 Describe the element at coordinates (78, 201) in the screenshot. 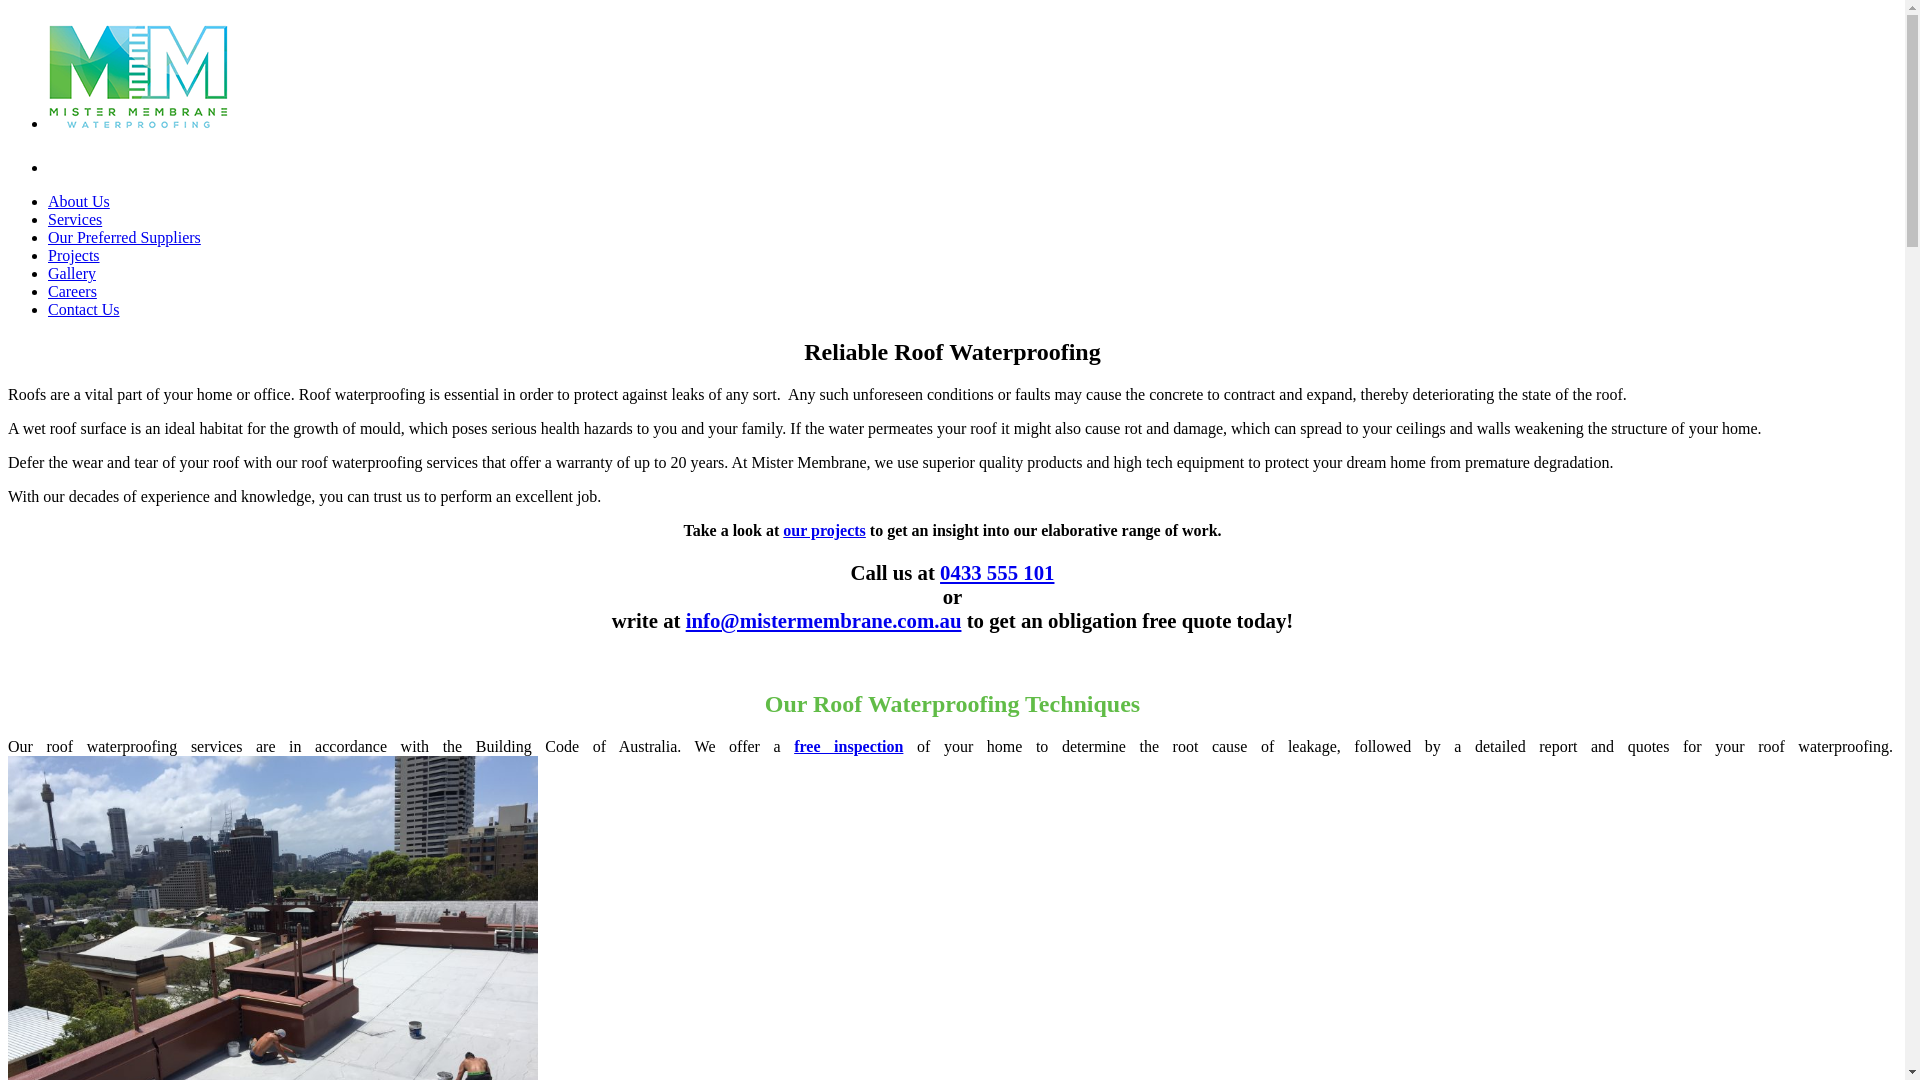

I see `'About Us'` at that location.